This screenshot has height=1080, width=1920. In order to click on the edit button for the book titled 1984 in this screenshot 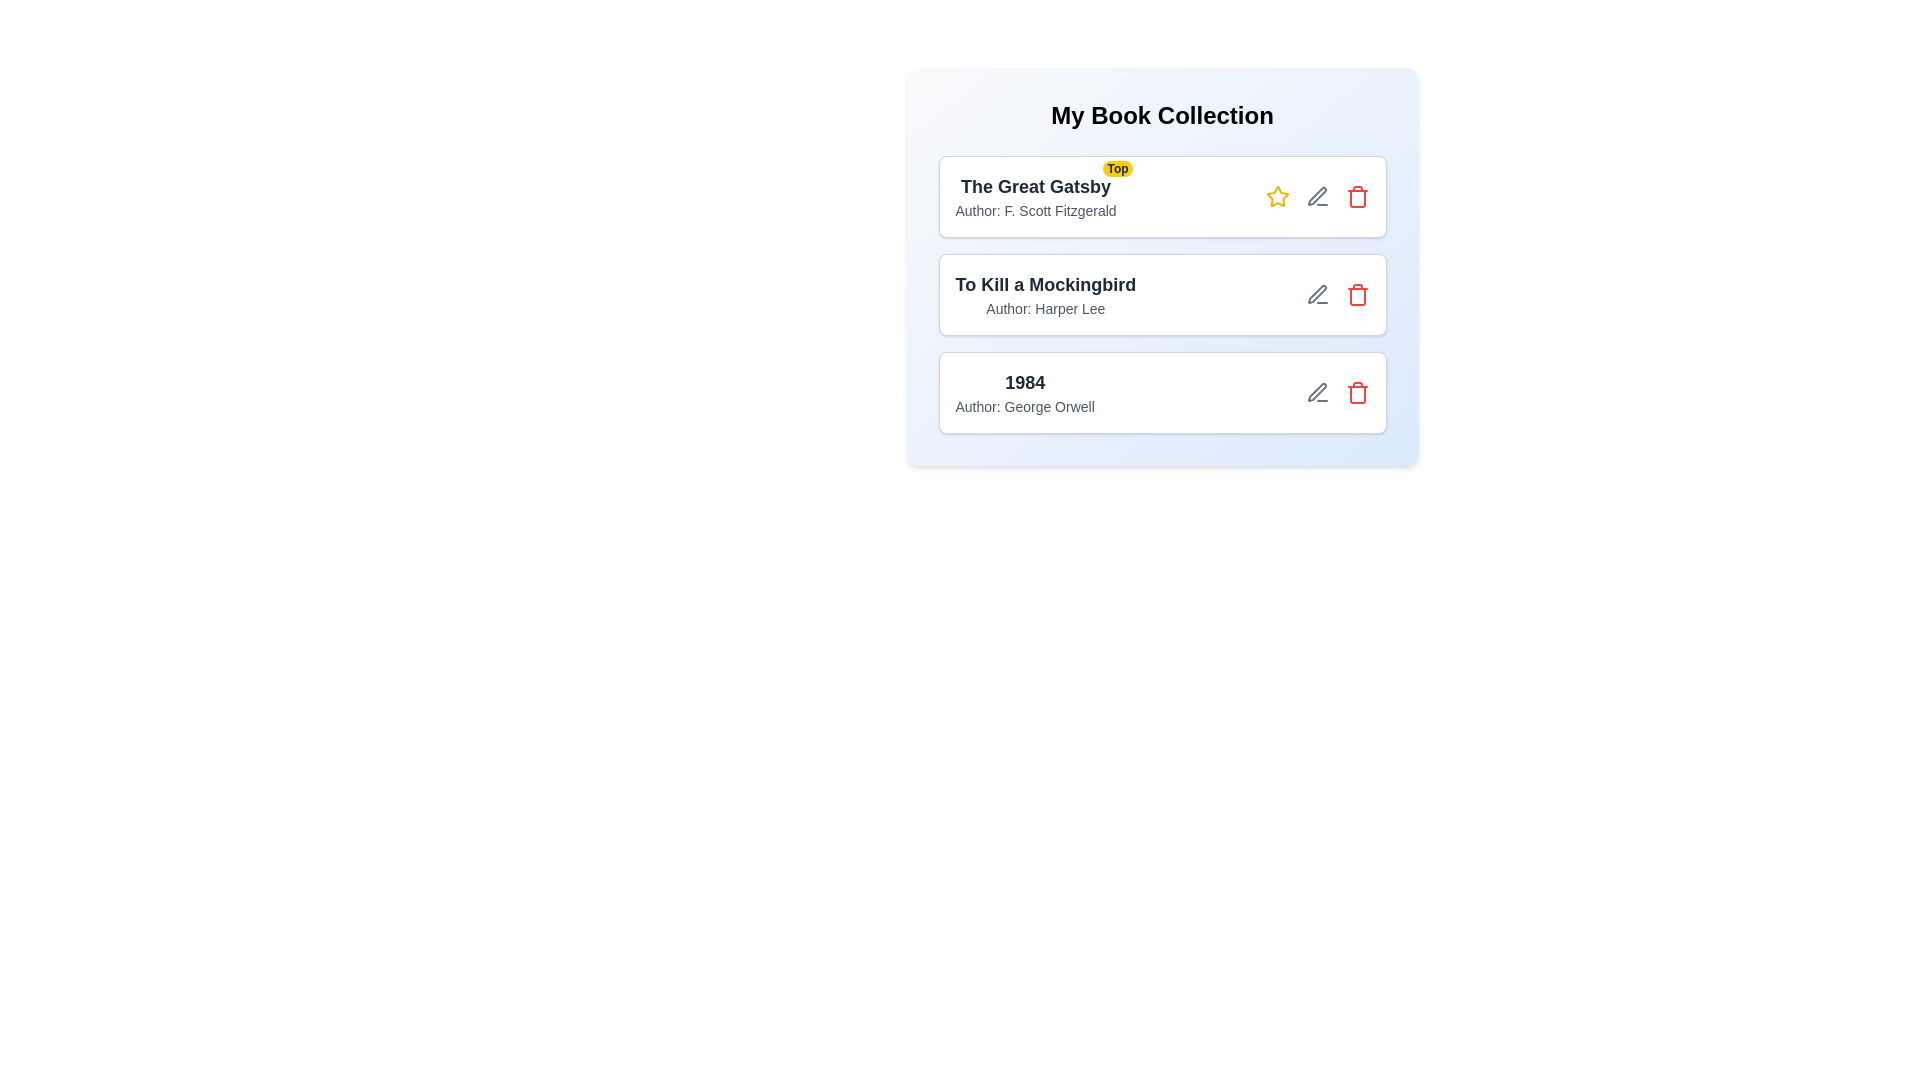, I will do `click(1317, 393)`.